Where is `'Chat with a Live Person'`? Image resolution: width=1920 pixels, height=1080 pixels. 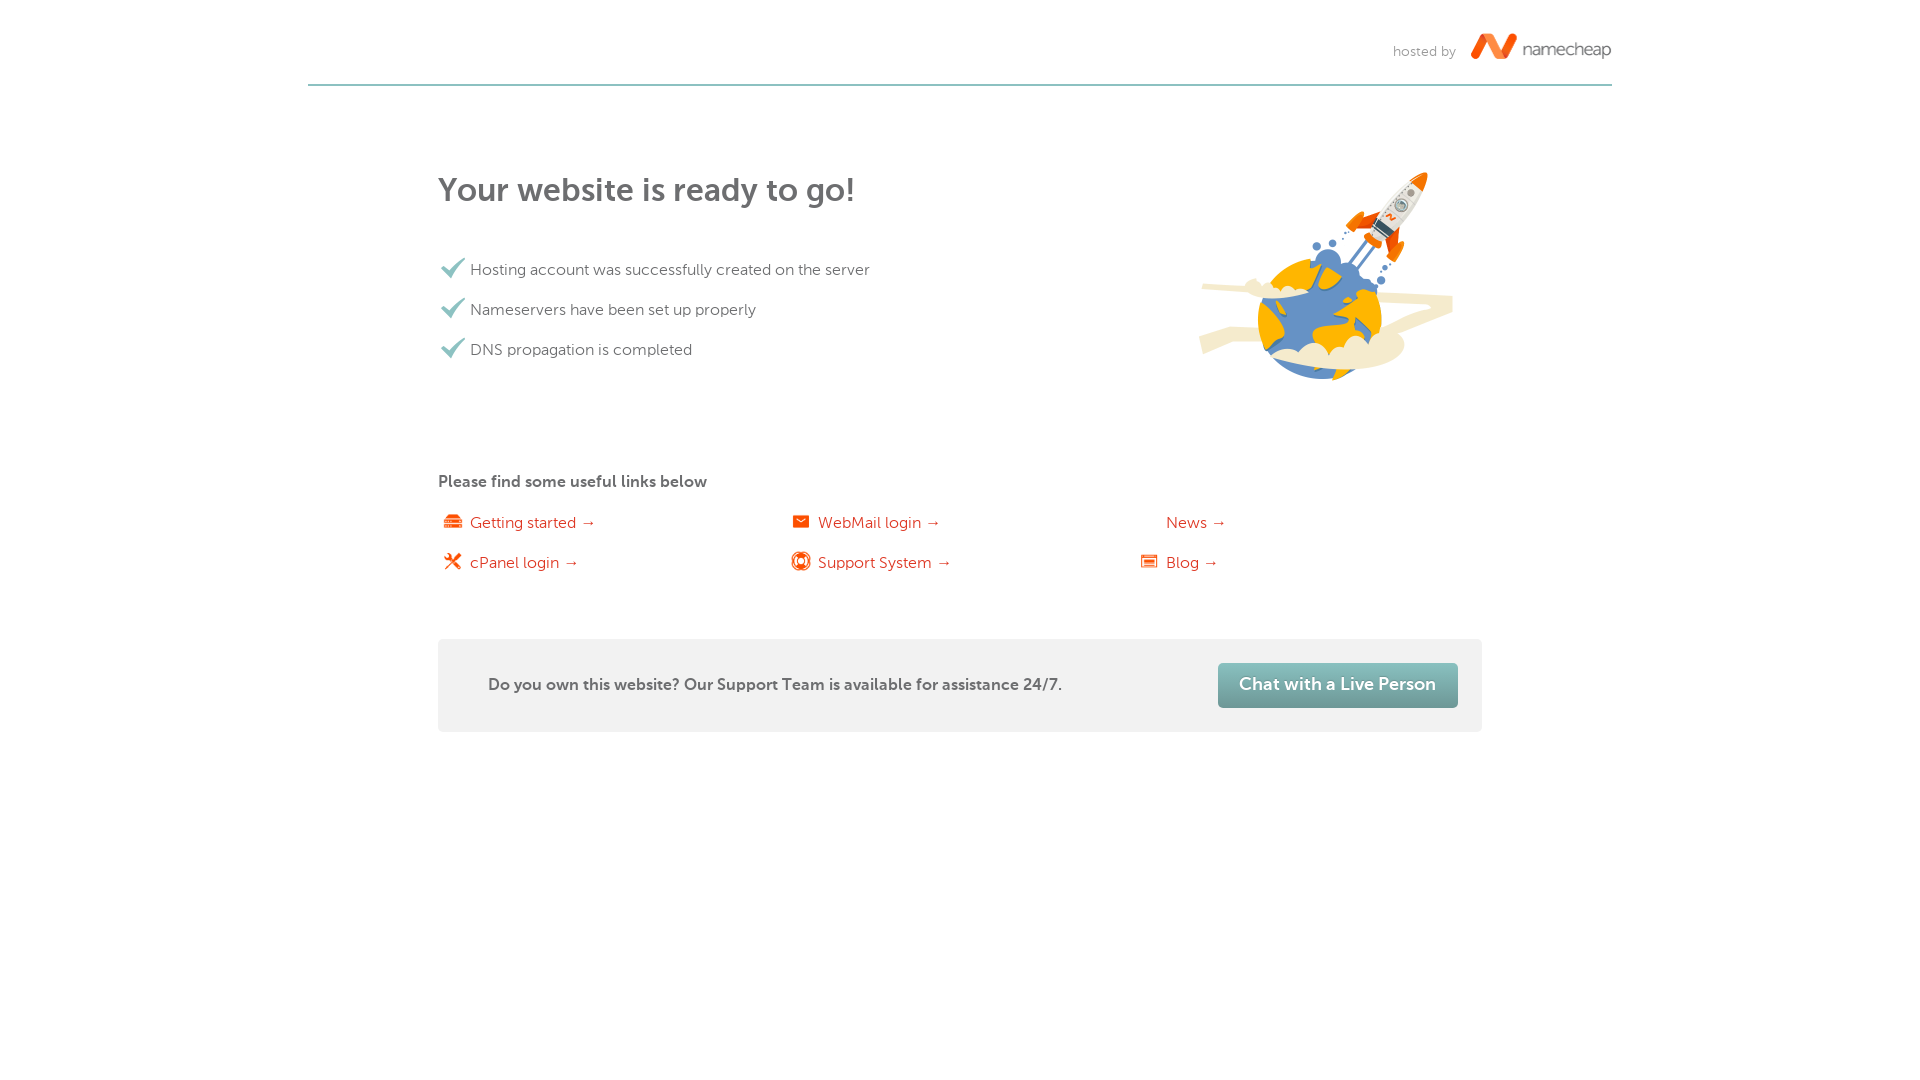
'Chat with a Live Person' is located at coordinates (1217, 684).